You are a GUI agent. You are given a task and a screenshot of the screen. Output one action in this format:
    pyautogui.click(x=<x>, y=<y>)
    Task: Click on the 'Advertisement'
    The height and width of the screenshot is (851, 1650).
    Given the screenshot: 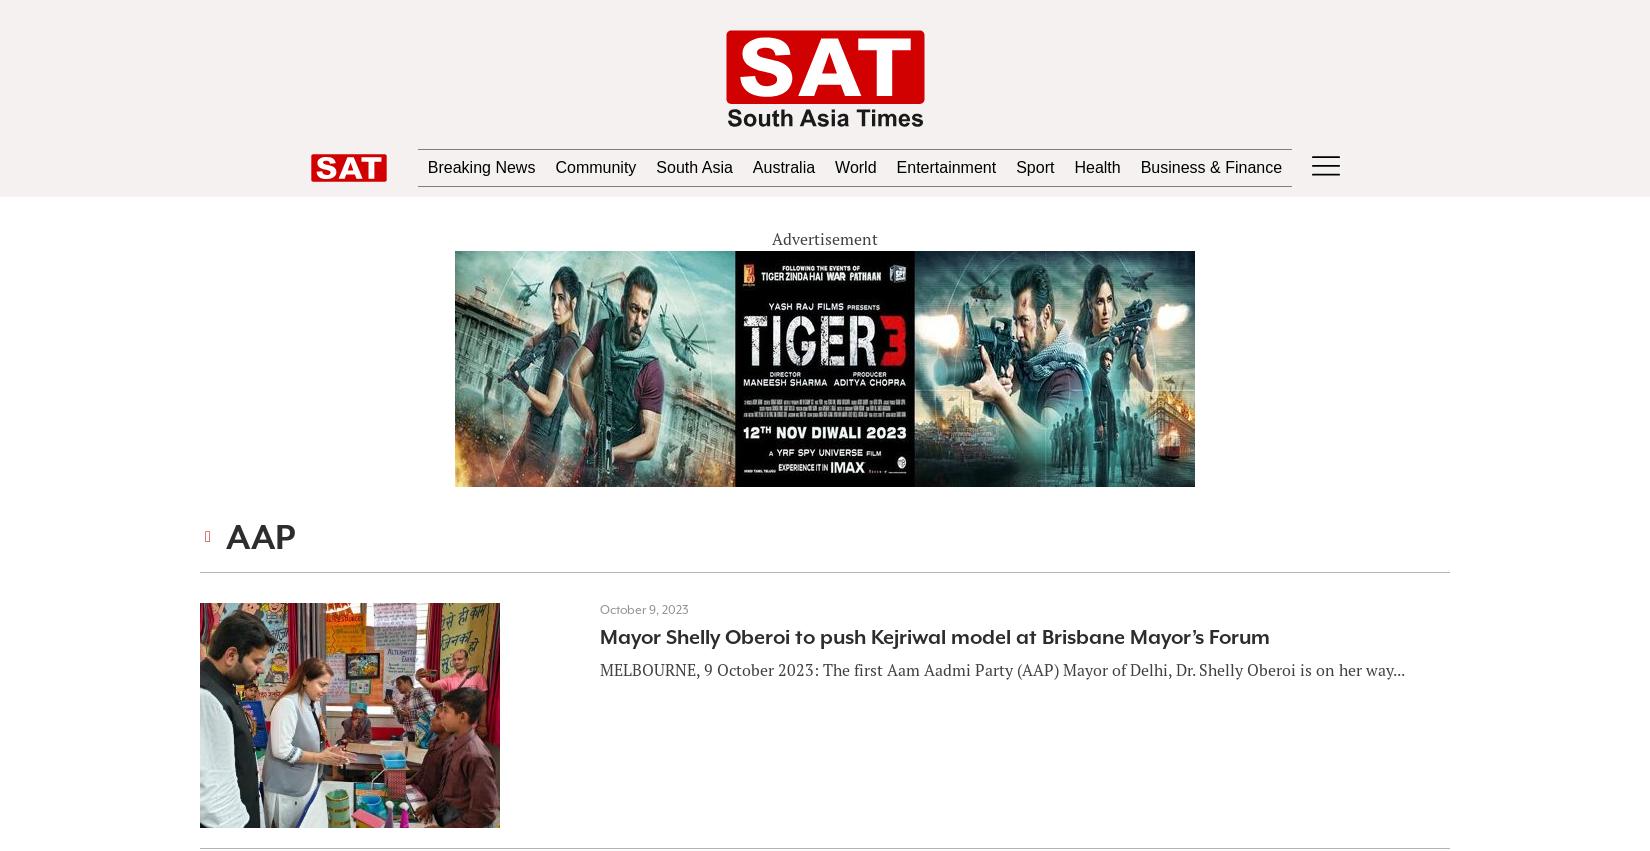 What is the action you would take?
    pyautogui.click(x=825, y=237)
    